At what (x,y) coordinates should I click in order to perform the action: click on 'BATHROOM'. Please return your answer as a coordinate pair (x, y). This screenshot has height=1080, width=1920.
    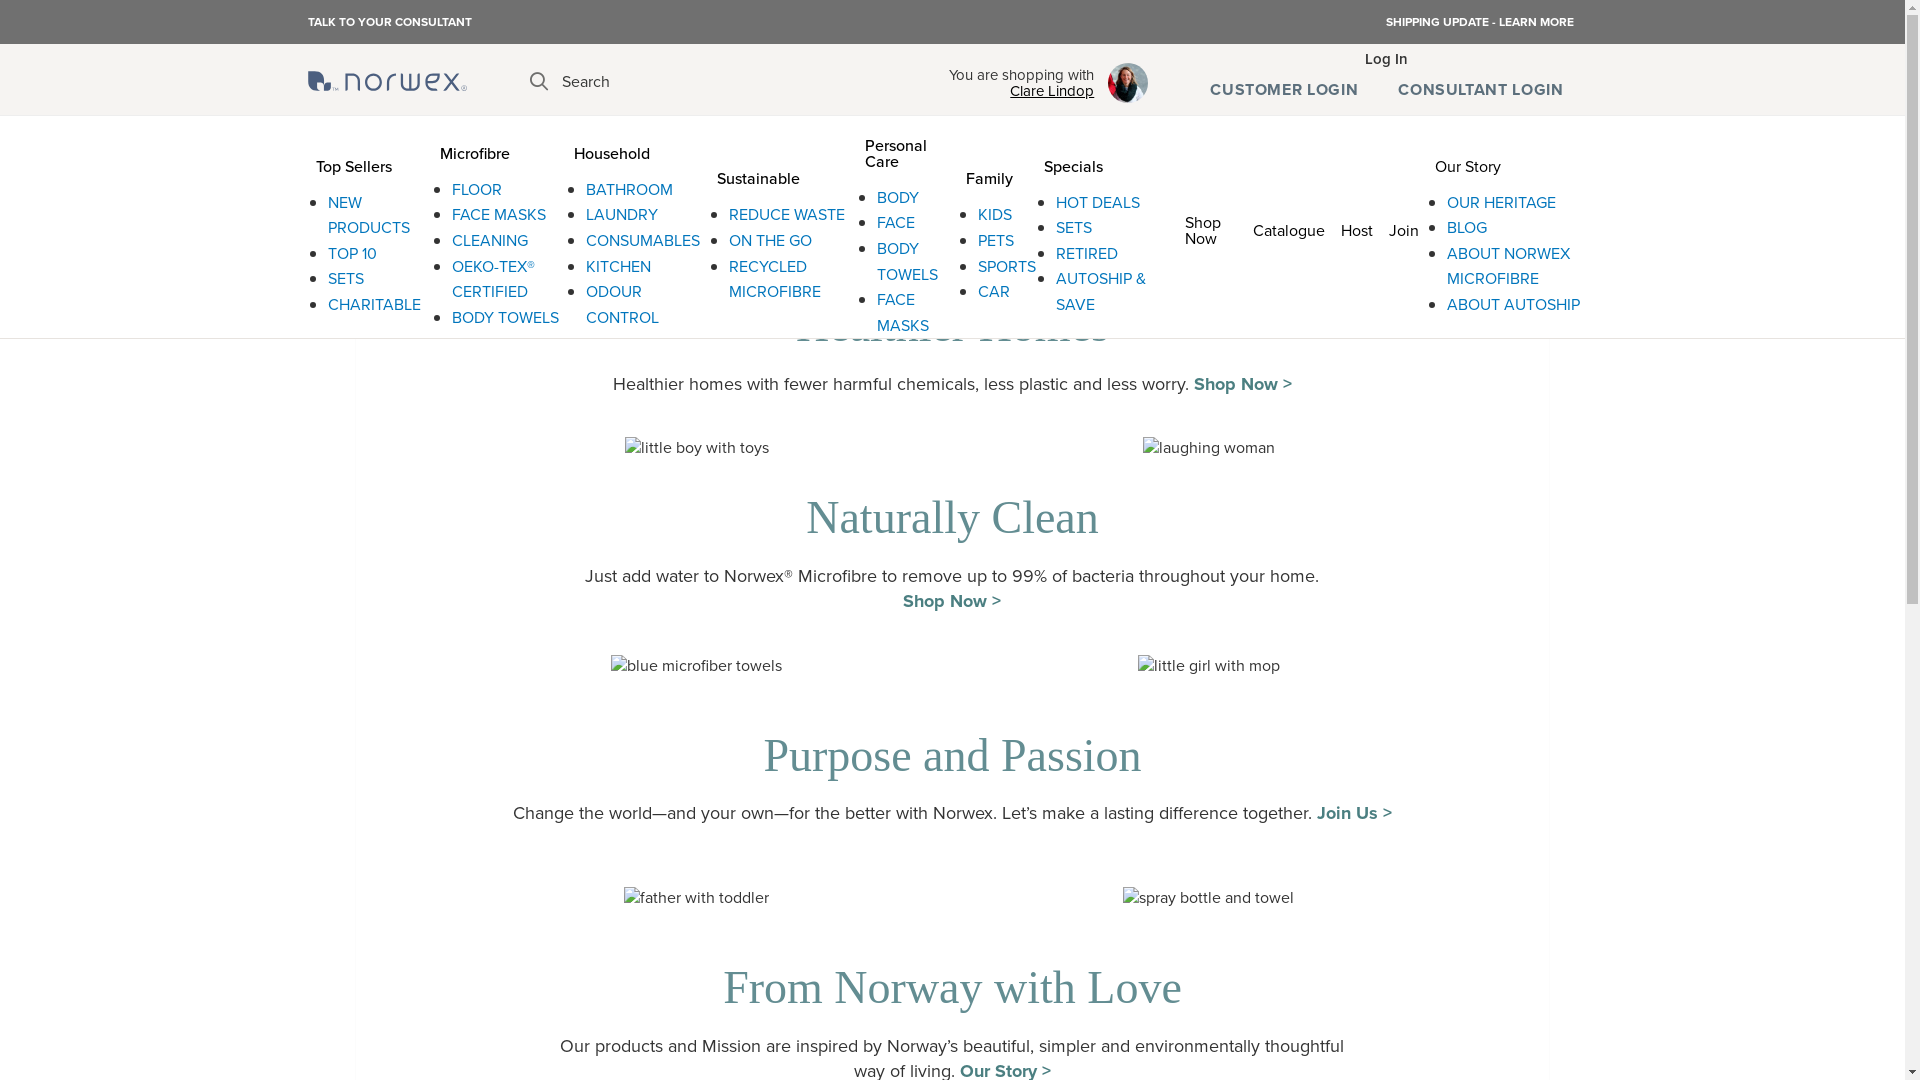
    Looking at the image, I should click on (584, 189).